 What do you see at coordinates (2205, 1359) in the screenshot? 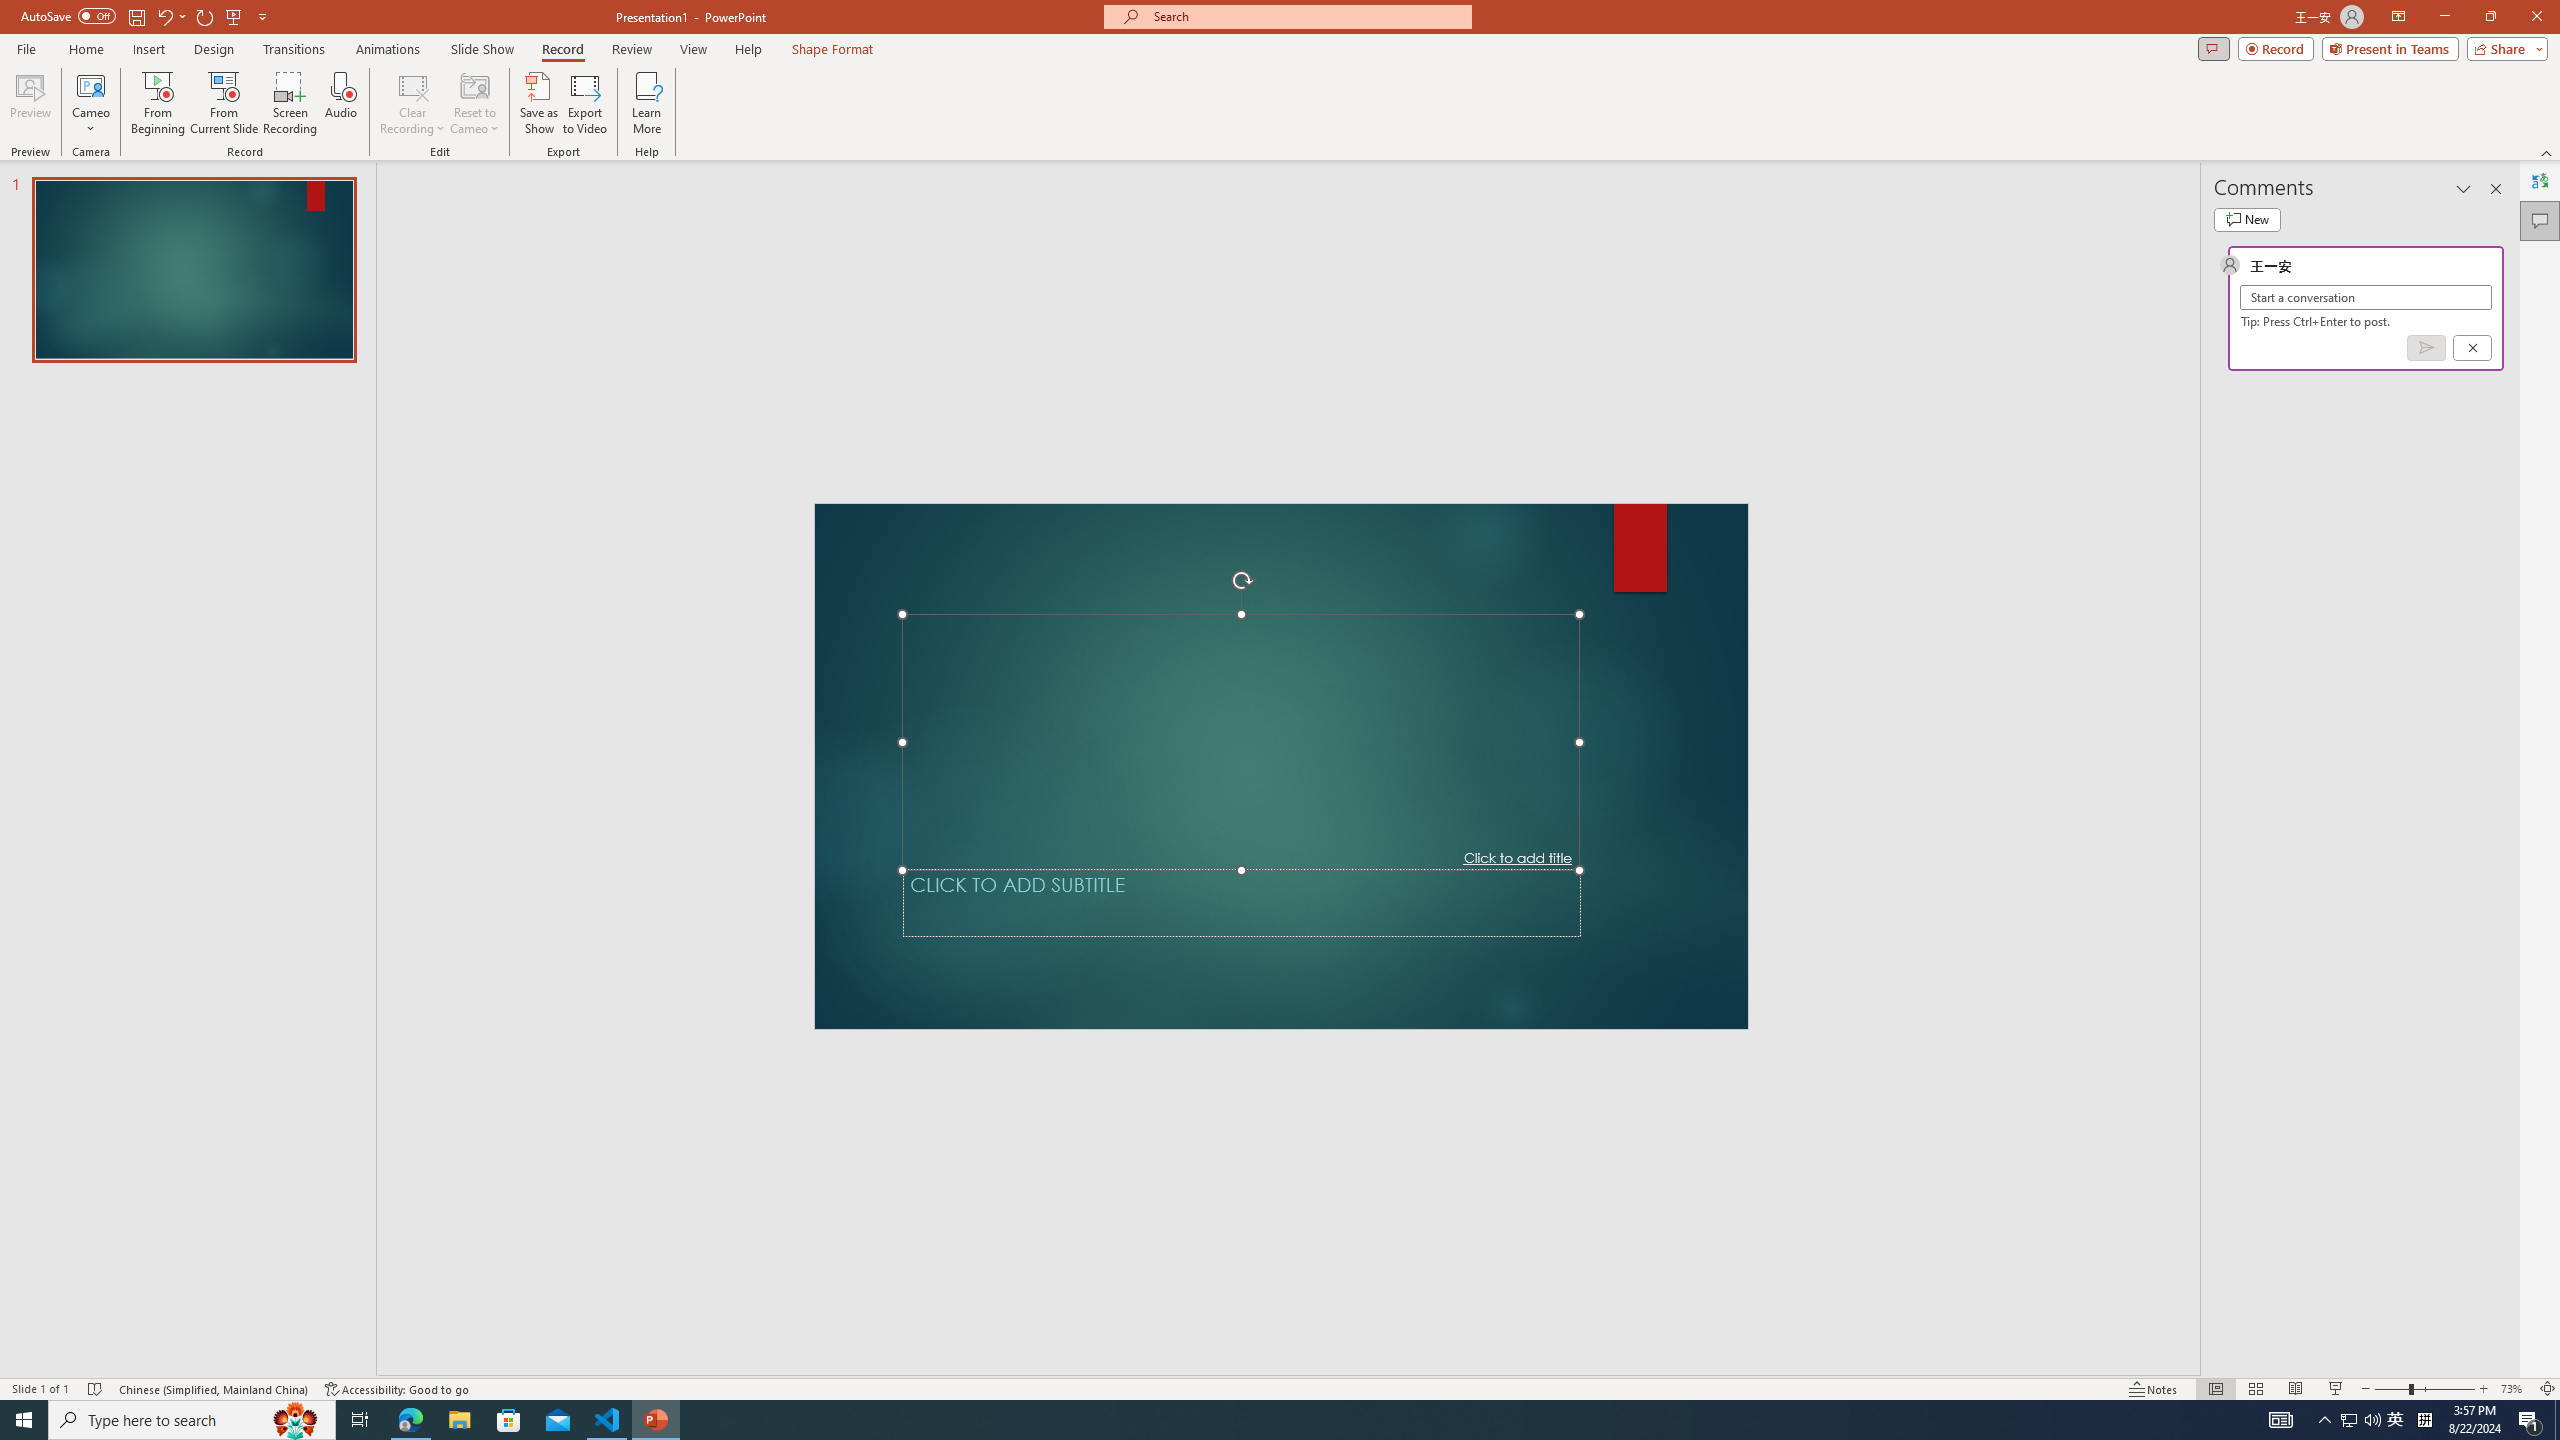
I see `'Print Layout'` at bounding box center [2205, 1359].